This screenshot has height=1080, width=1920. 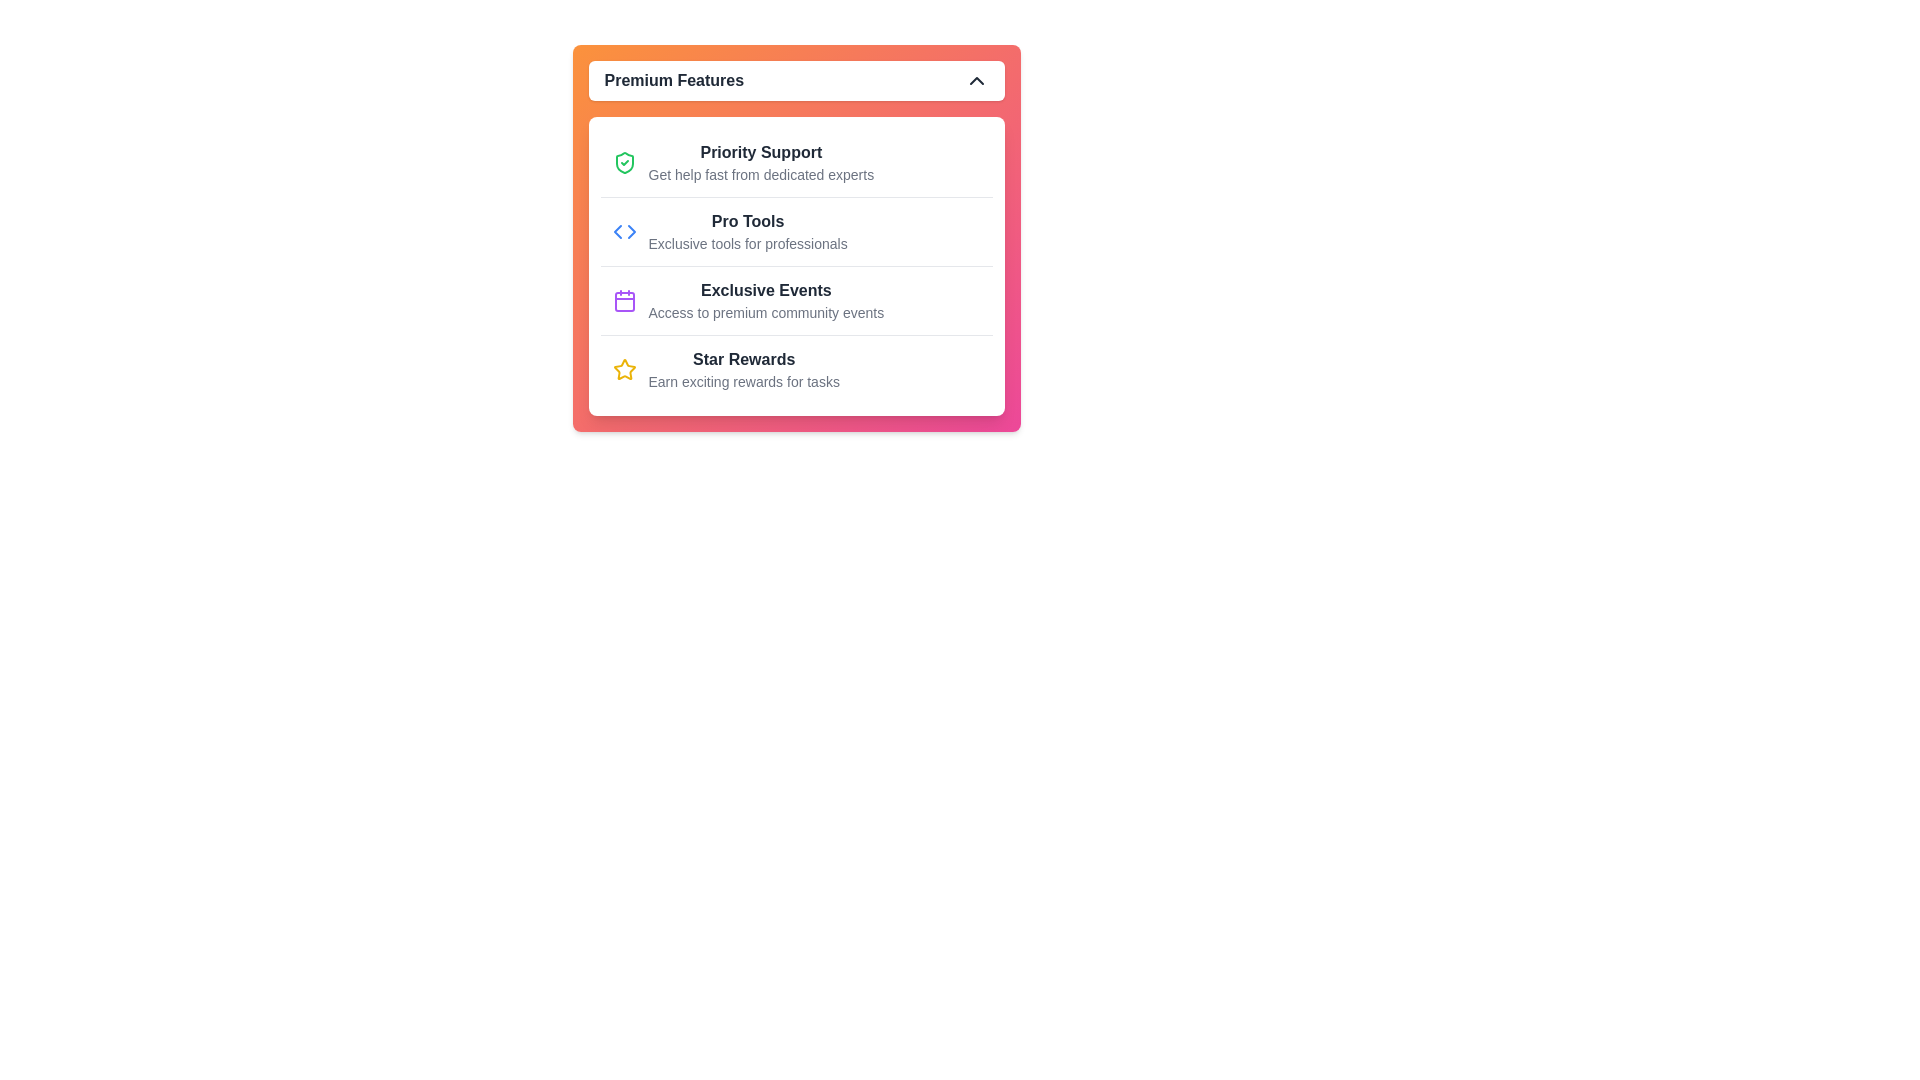 What do you see at coordinates (795, 161) in the screenshot?
I see `the 'Priority Support' list item, which features a green shield icon and descriptive text` at bounding box center [795, 161].